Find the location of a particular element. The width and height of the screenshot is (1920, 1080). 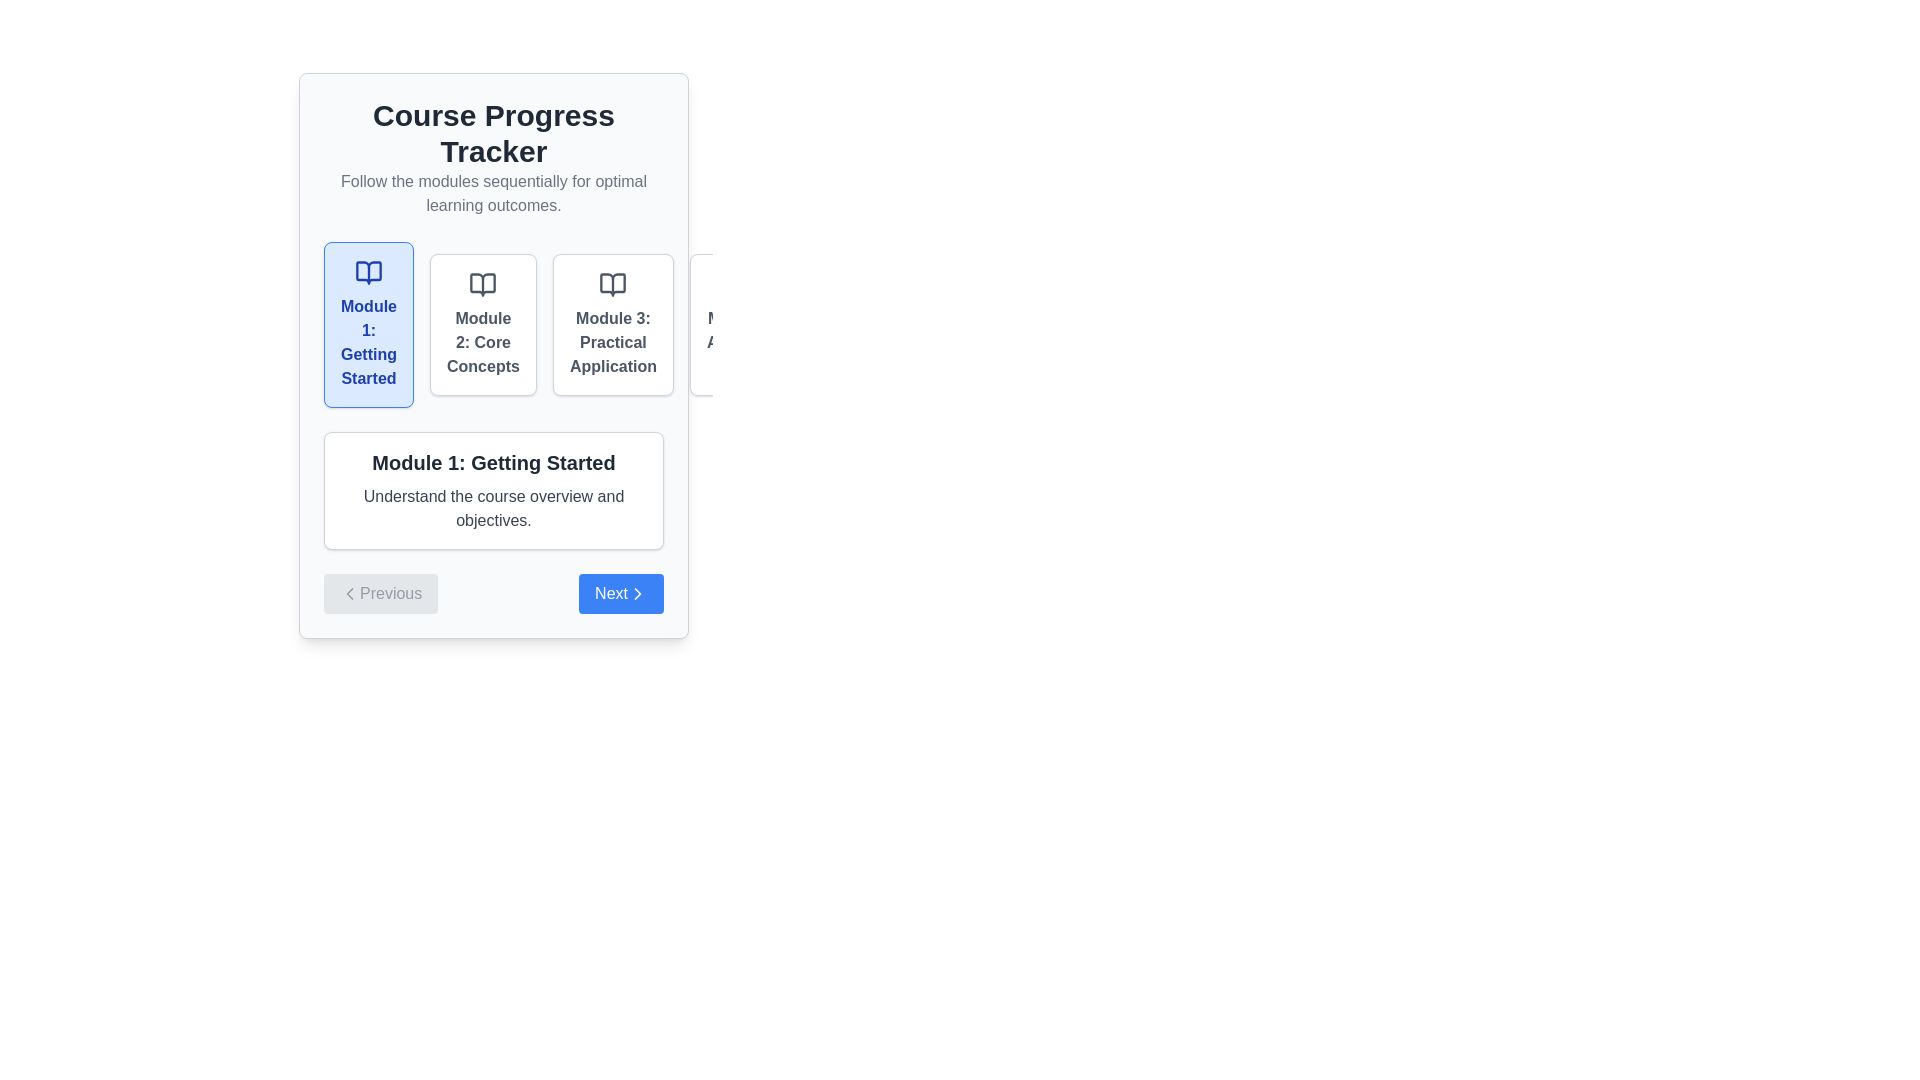

the 'Next' button which contains the rightward chevron (arrow) icon is located at coordinates (637, 593).